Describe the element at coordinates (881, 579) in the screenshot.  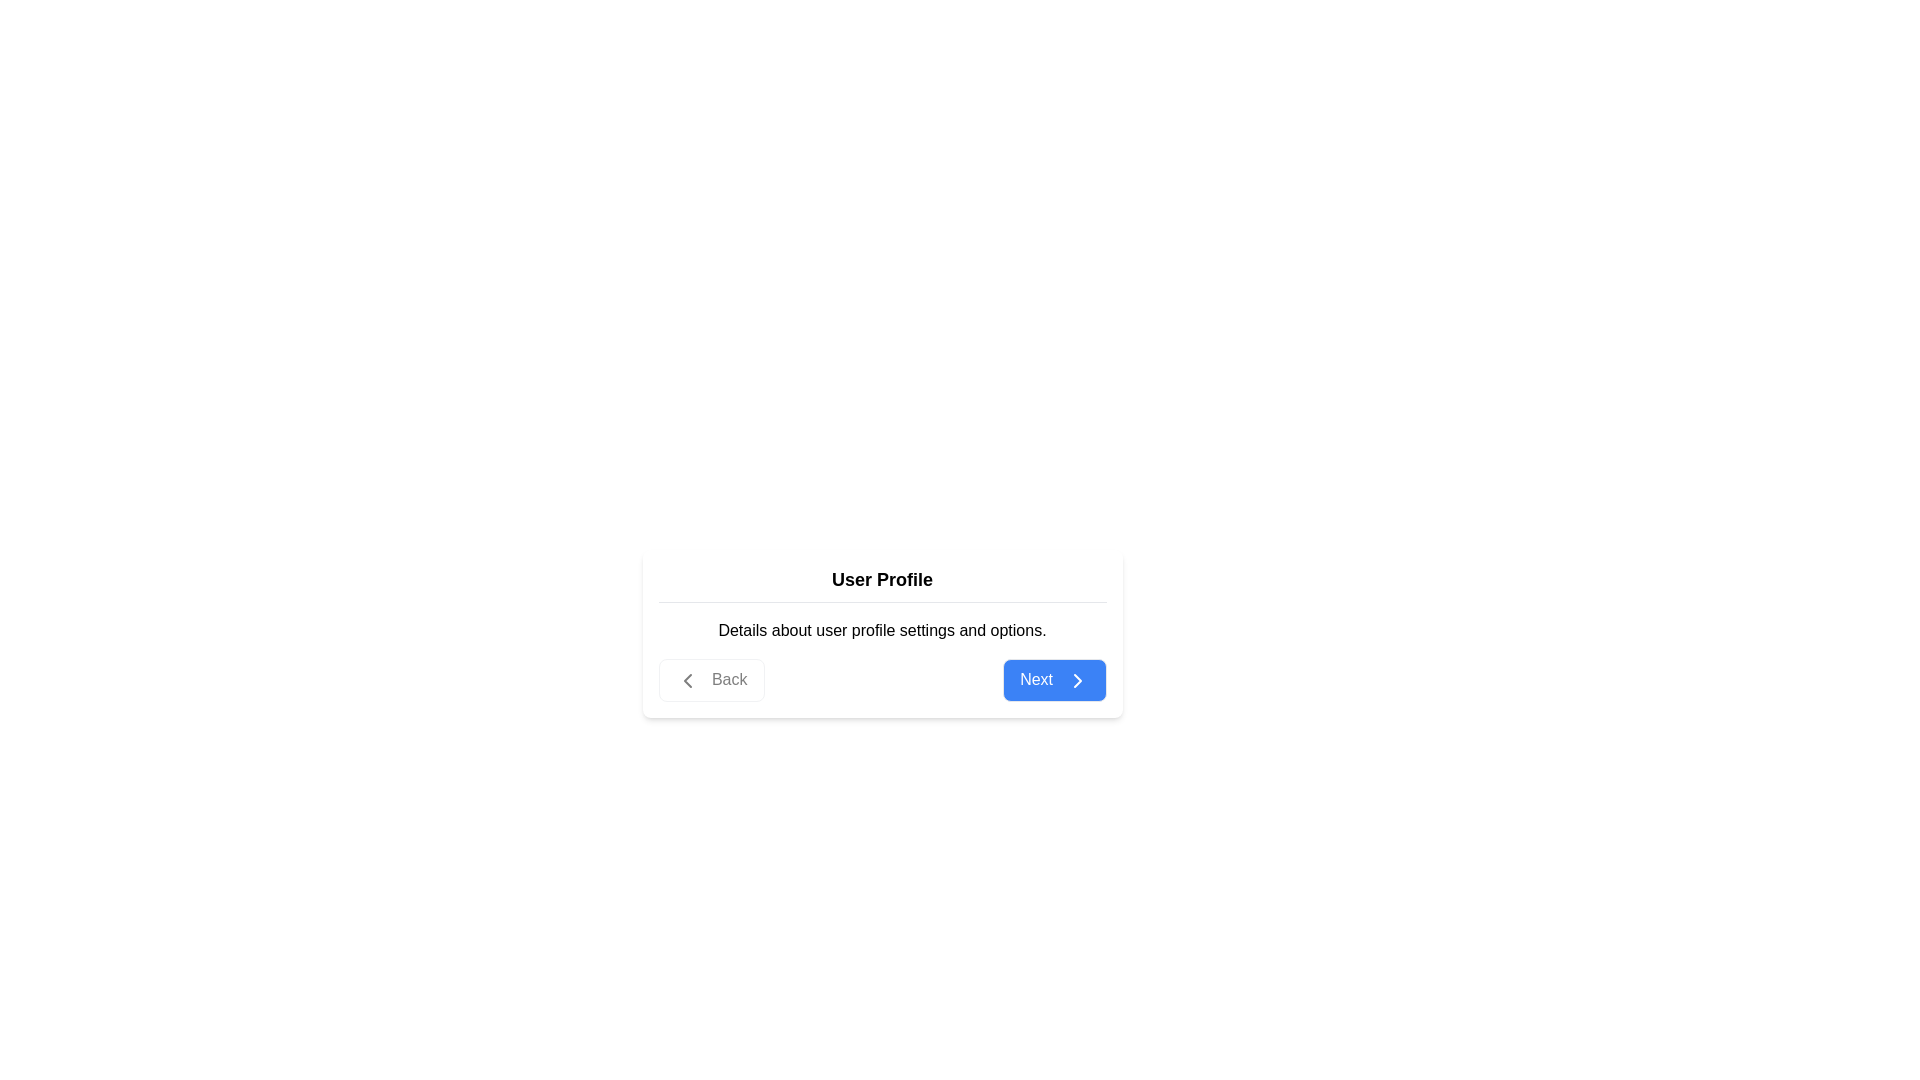
I see `the 'User Profile' text label, which is displayed in bold and larger font at the top of the card-like section` at that location.